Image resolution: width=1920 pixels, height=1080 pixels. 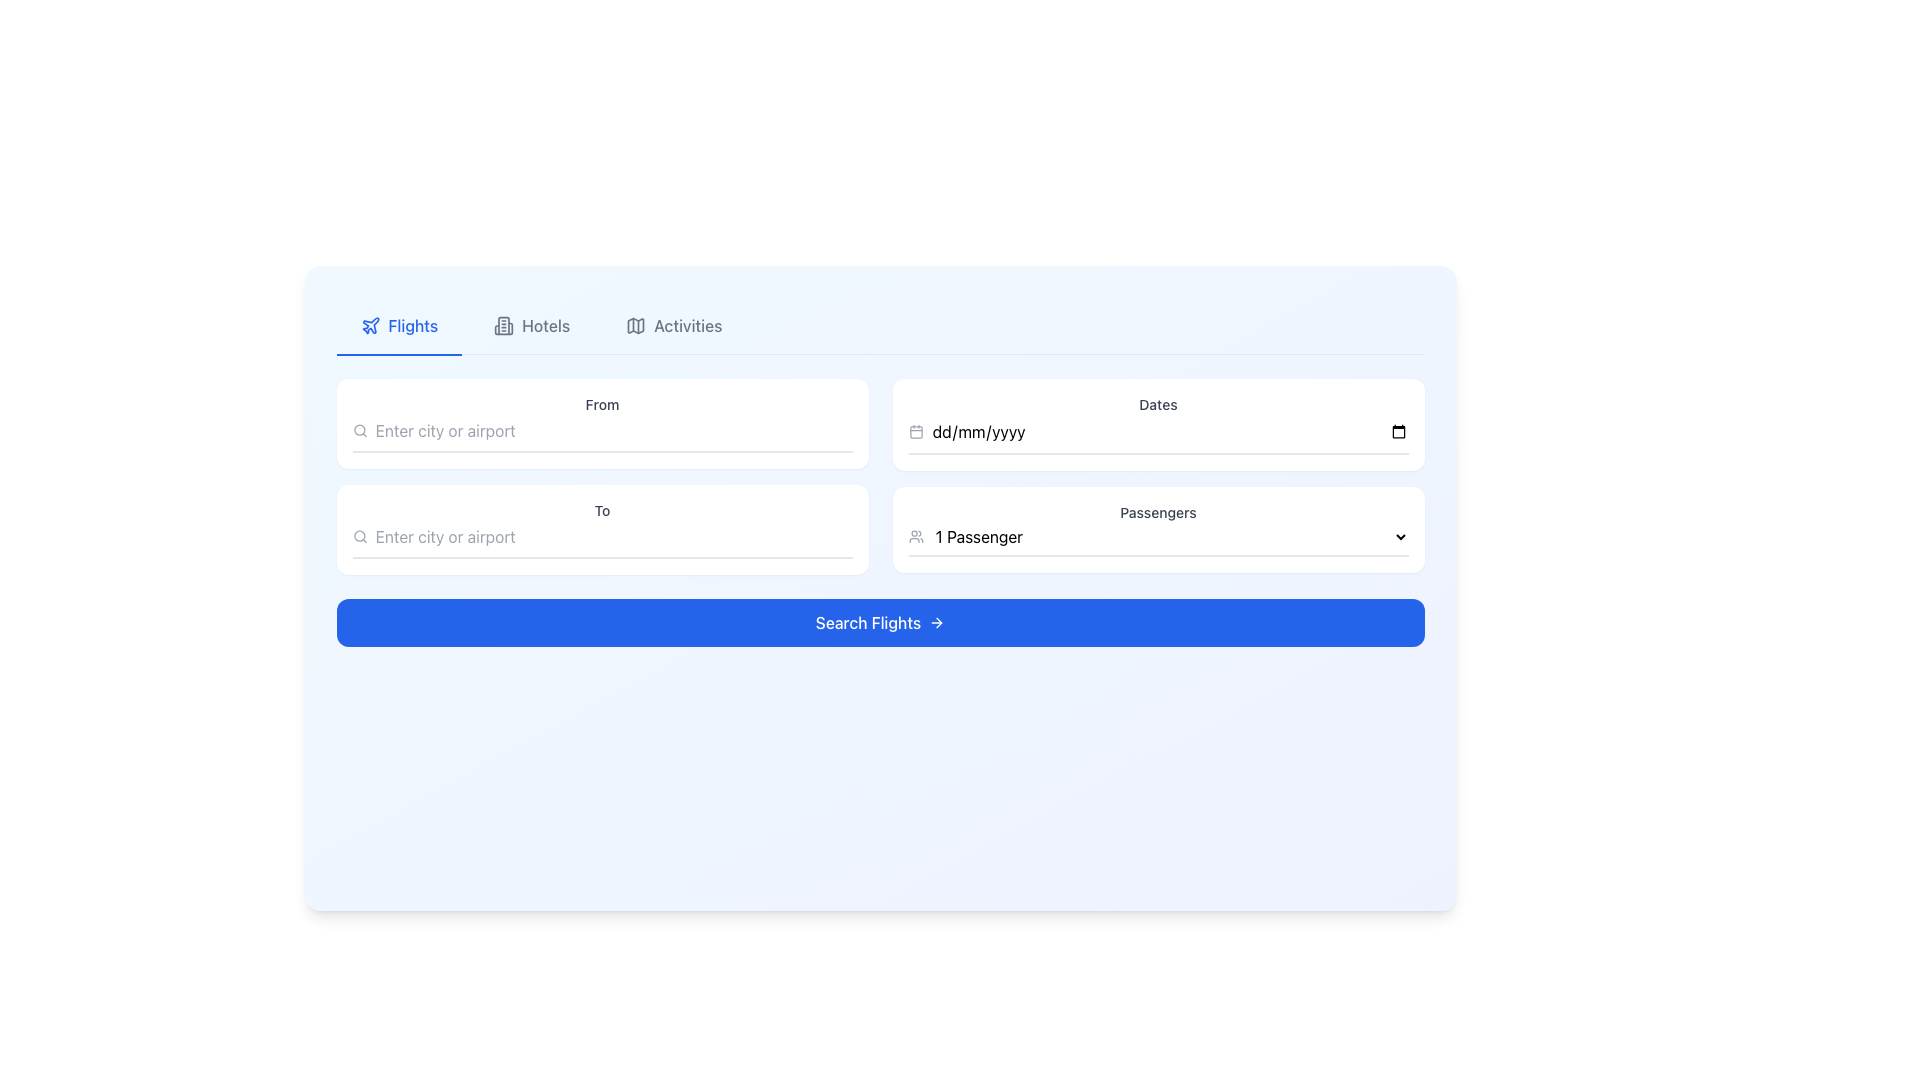 I want to click on the 'Dates' label, which is a small gray text label located at the top-right section of the form panel, above the date input field and aligned with a calendar icon, so click(x=1158, y=405).